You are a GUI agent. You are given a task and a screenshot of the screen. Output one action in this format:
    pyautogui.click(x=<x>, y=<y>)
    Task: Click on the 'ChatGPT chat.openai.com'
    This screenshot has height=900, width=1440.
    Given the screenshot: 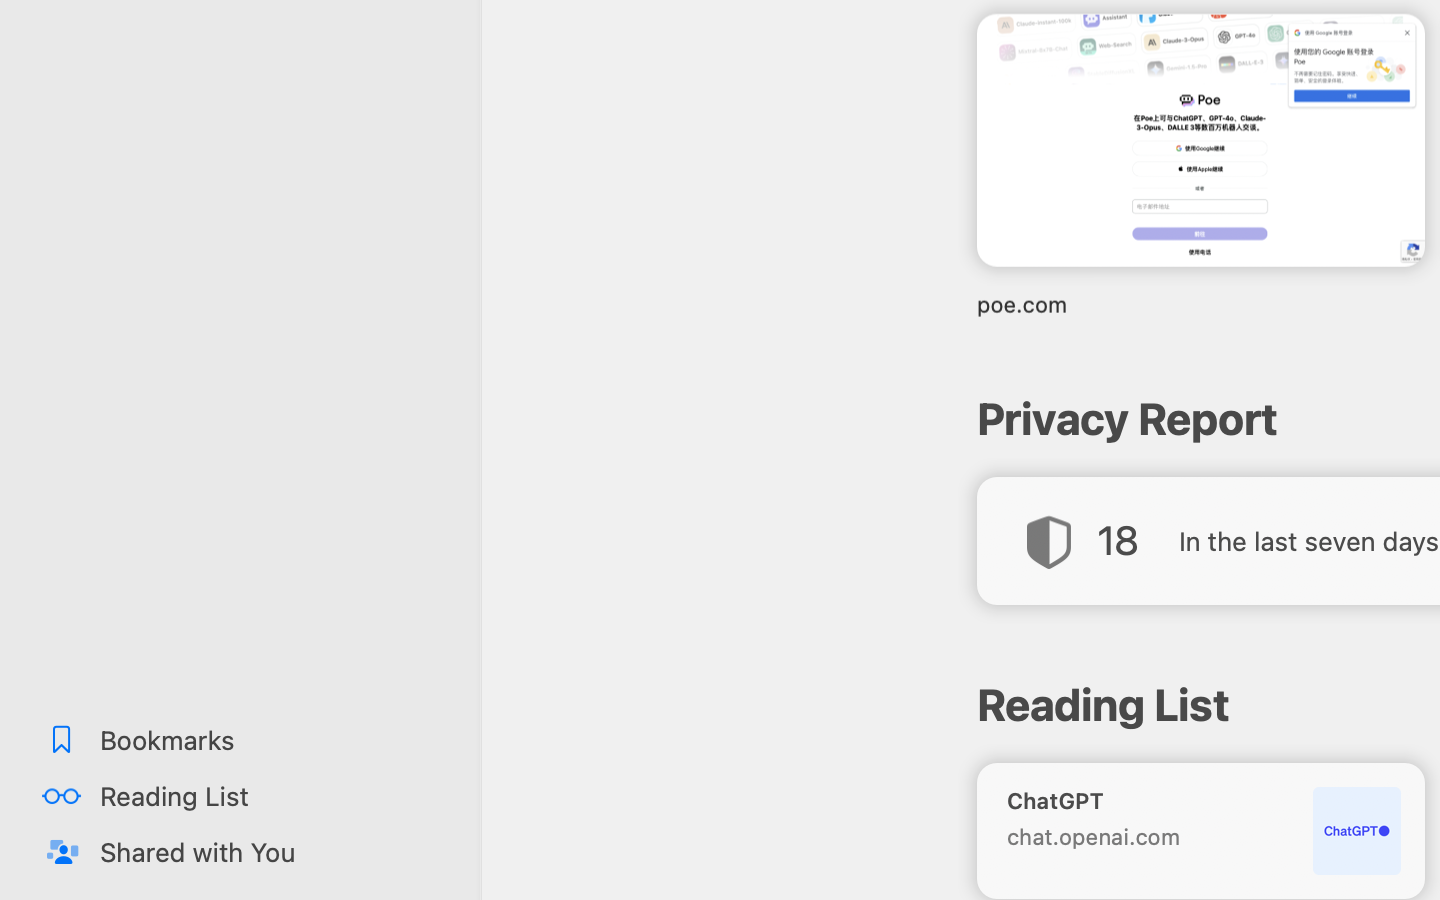 What is the action you would take?
    pyautogui.click(x=1199, y=829)
    